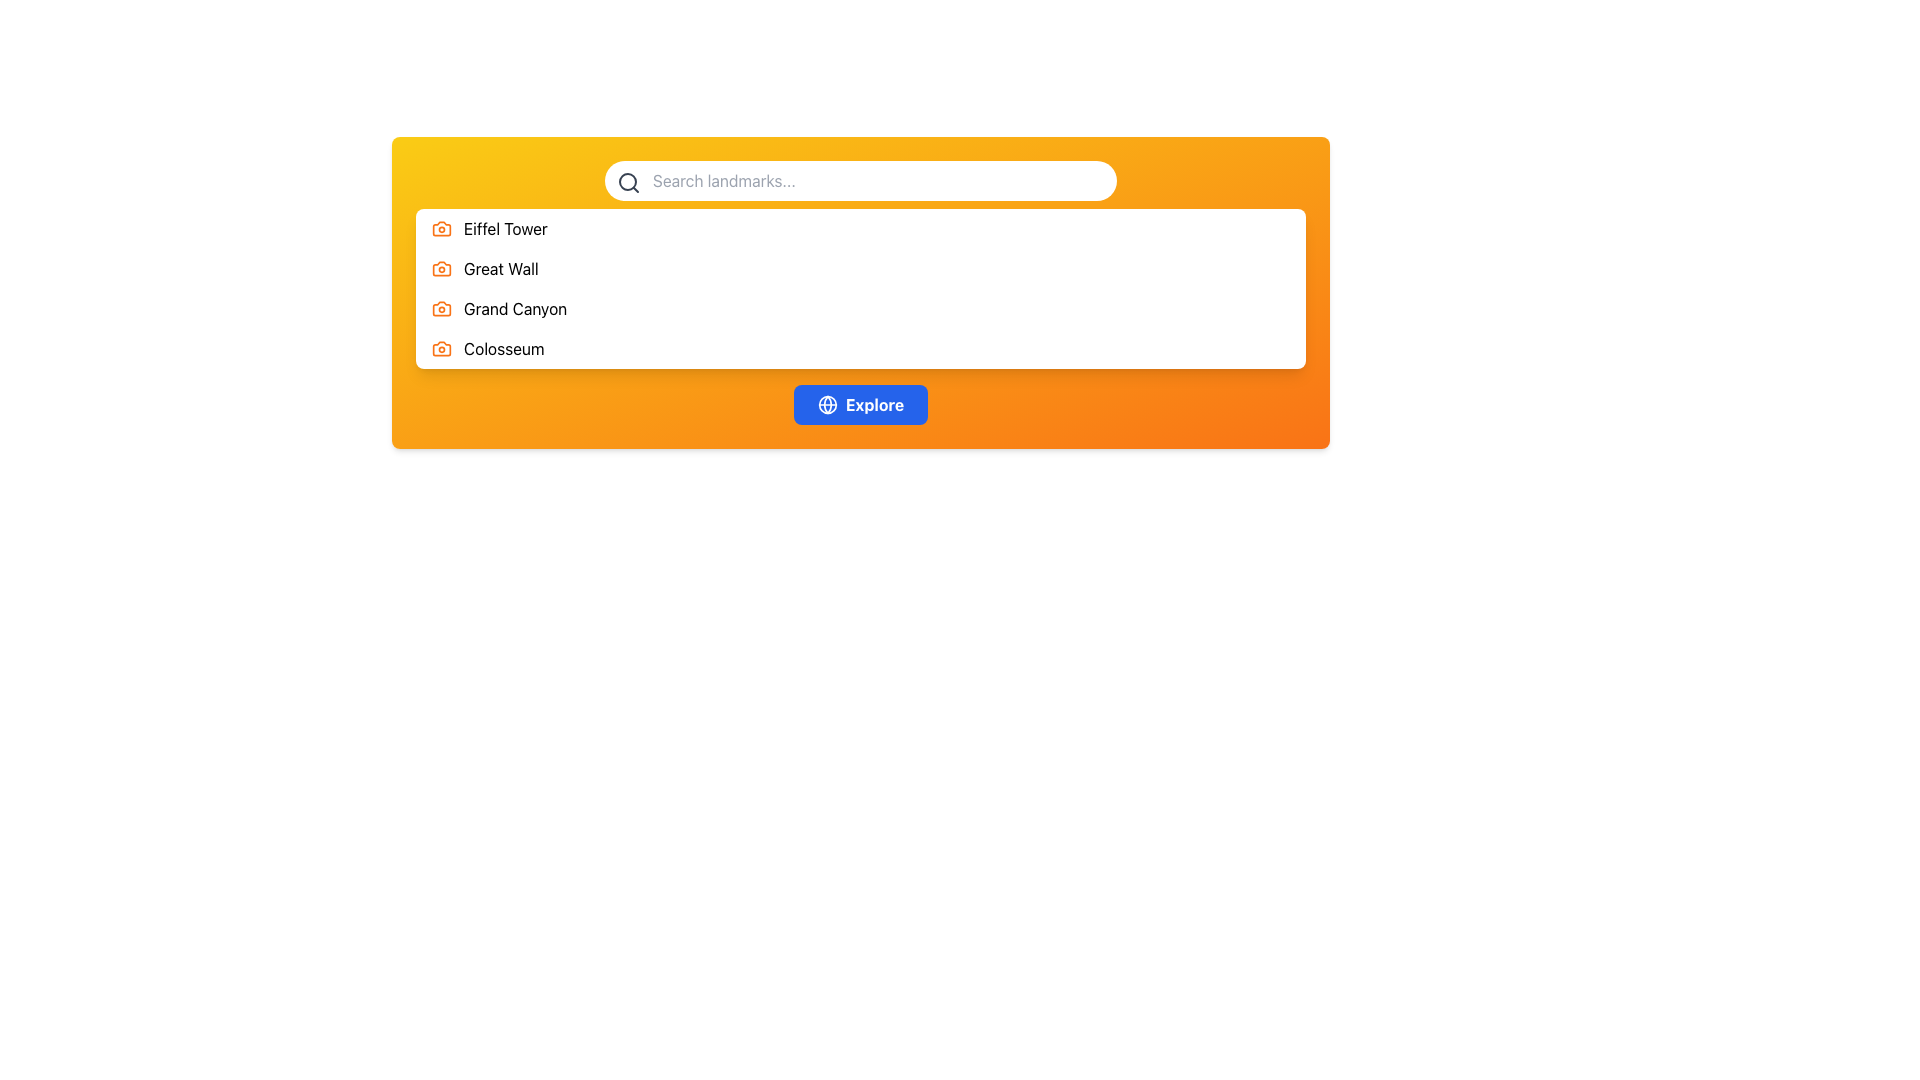 Image resolution: width=1920 pixels, height=1080 pixels. What do you see at coordinates (501, 268) in the screenshot?
I see `the 'Great Wall' text label in the drop-down menu, which is the second item in a vertical list of four options, located beneath 'Eiffel Tower' and above 'Grand Canyon'` at bounding box center [501, 268].